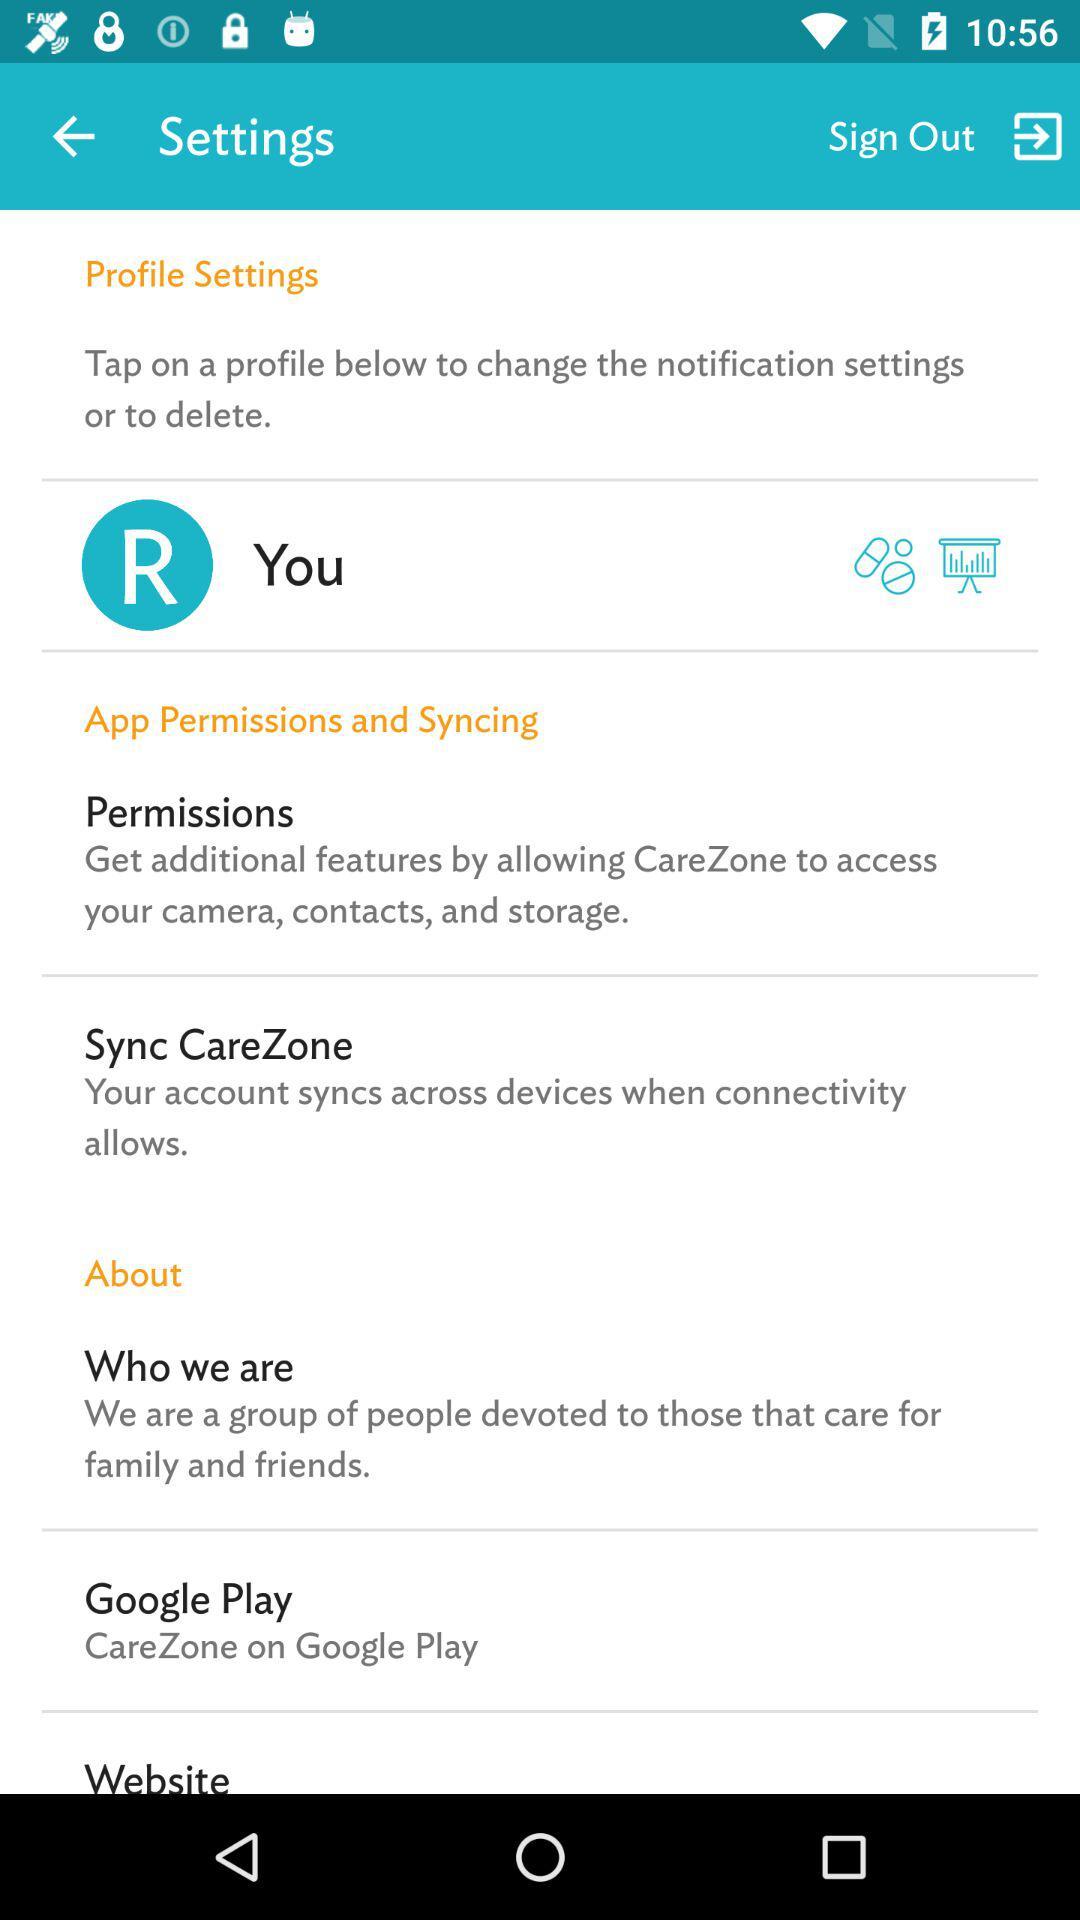 Image resolution: width=1080 pixels, height=1920 pixels. What do you see at coordinates (281, 1645) in the screenshot?
I see `the item above the website item` at bounding box center [281, 1645].